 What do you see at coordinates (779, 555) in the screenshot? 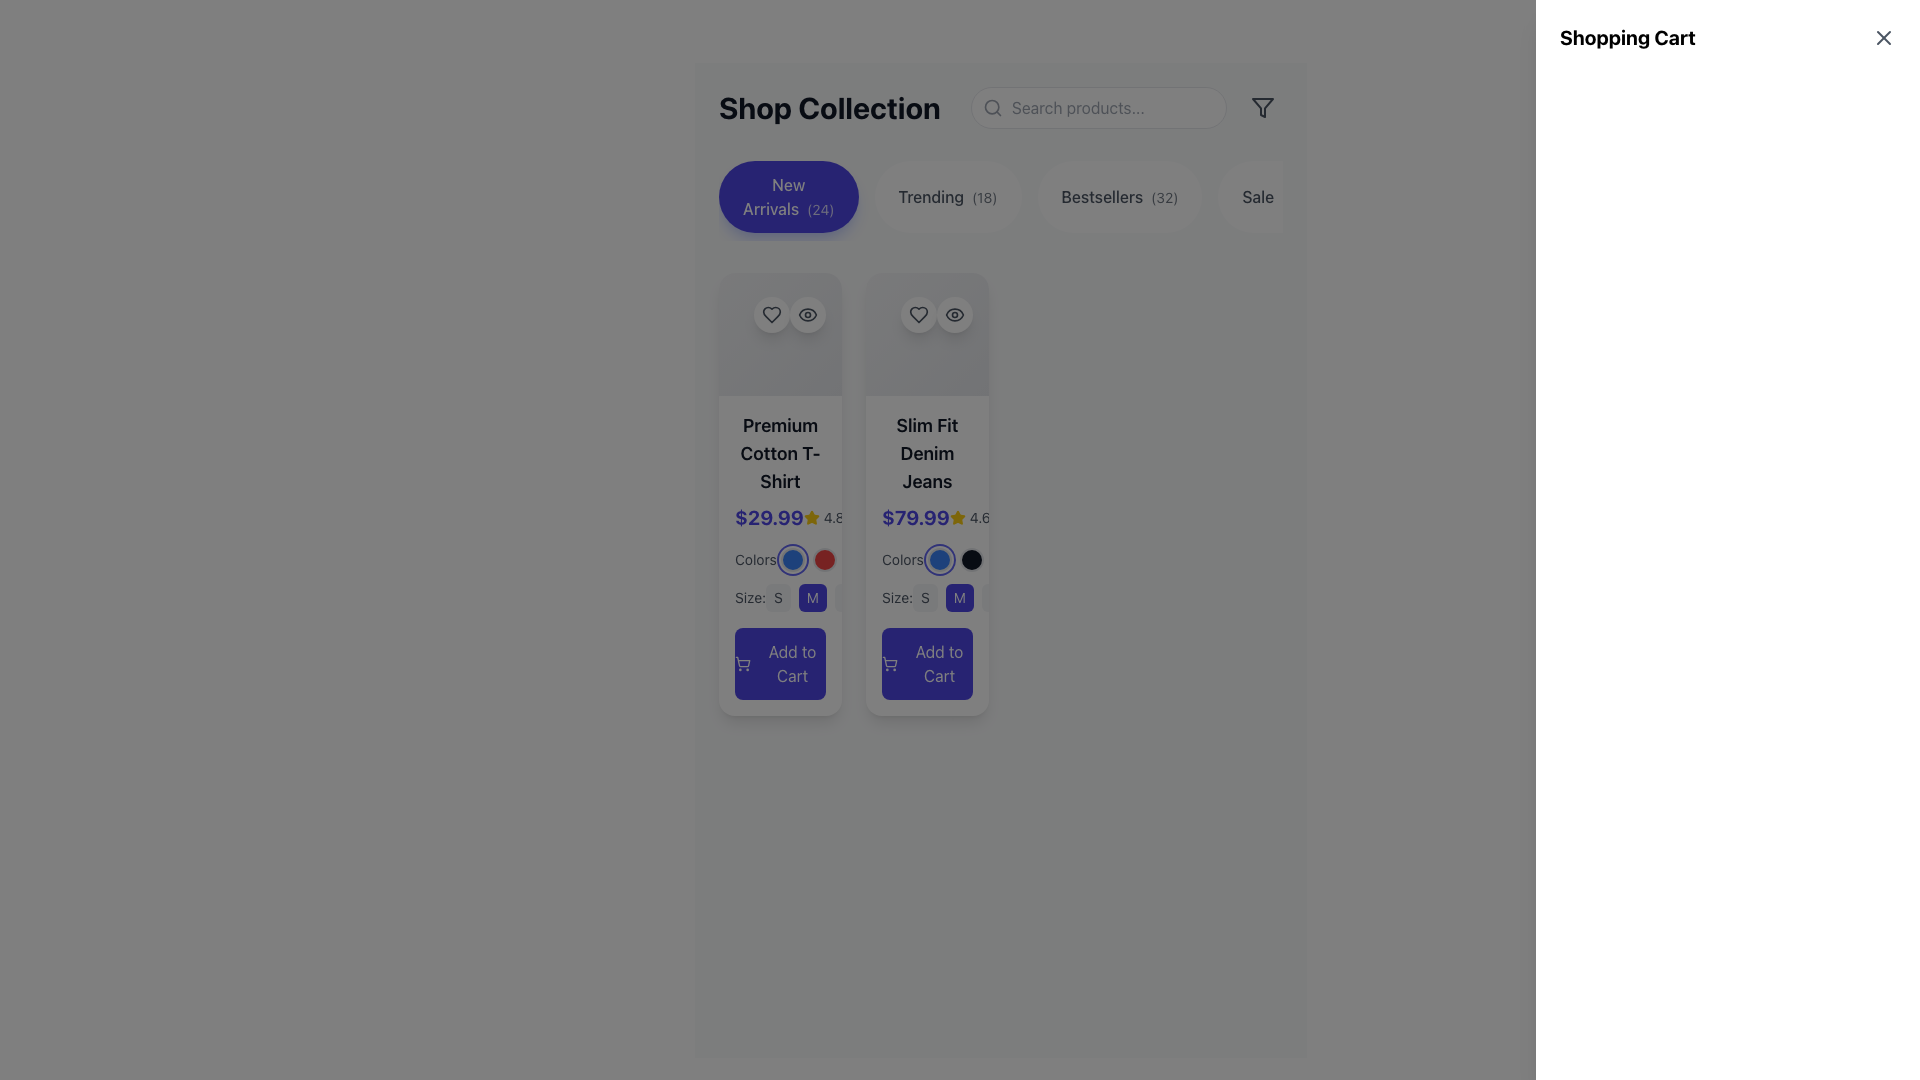
I see `the first selectable color option (blue) for the product 'Premium Cotton T-Shirt'` at bounding box center [779, 555].